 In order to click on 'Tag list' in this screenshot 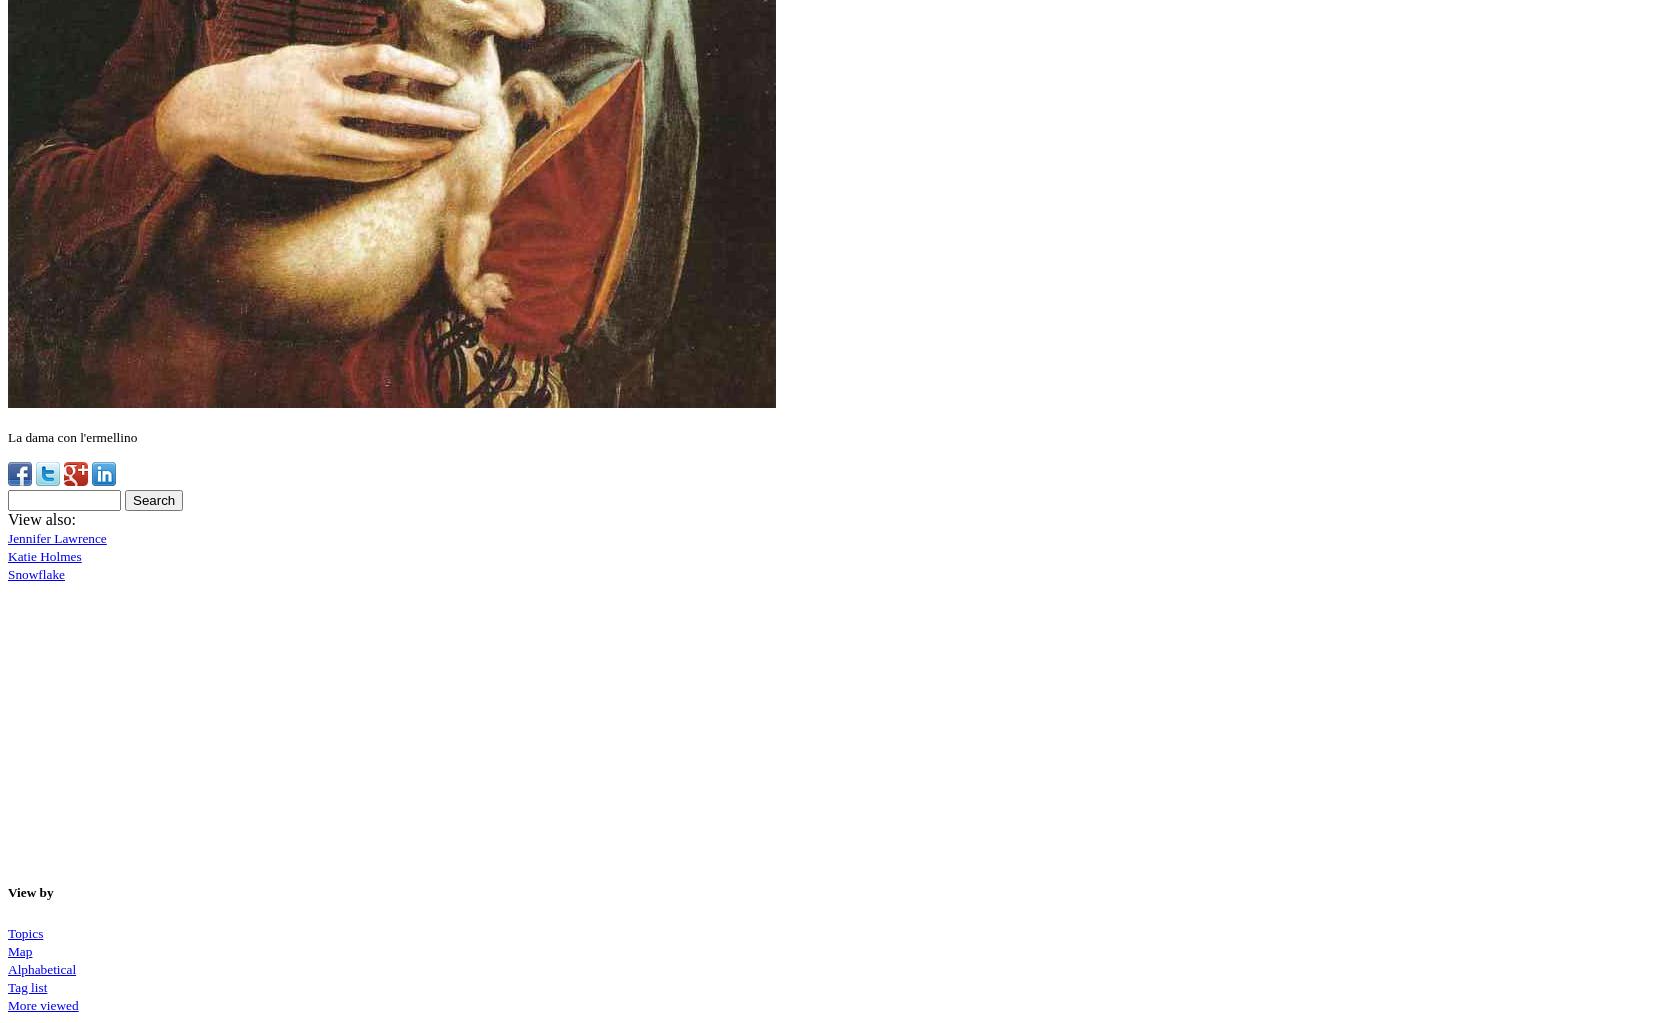, I will do `click(26, 985)`.